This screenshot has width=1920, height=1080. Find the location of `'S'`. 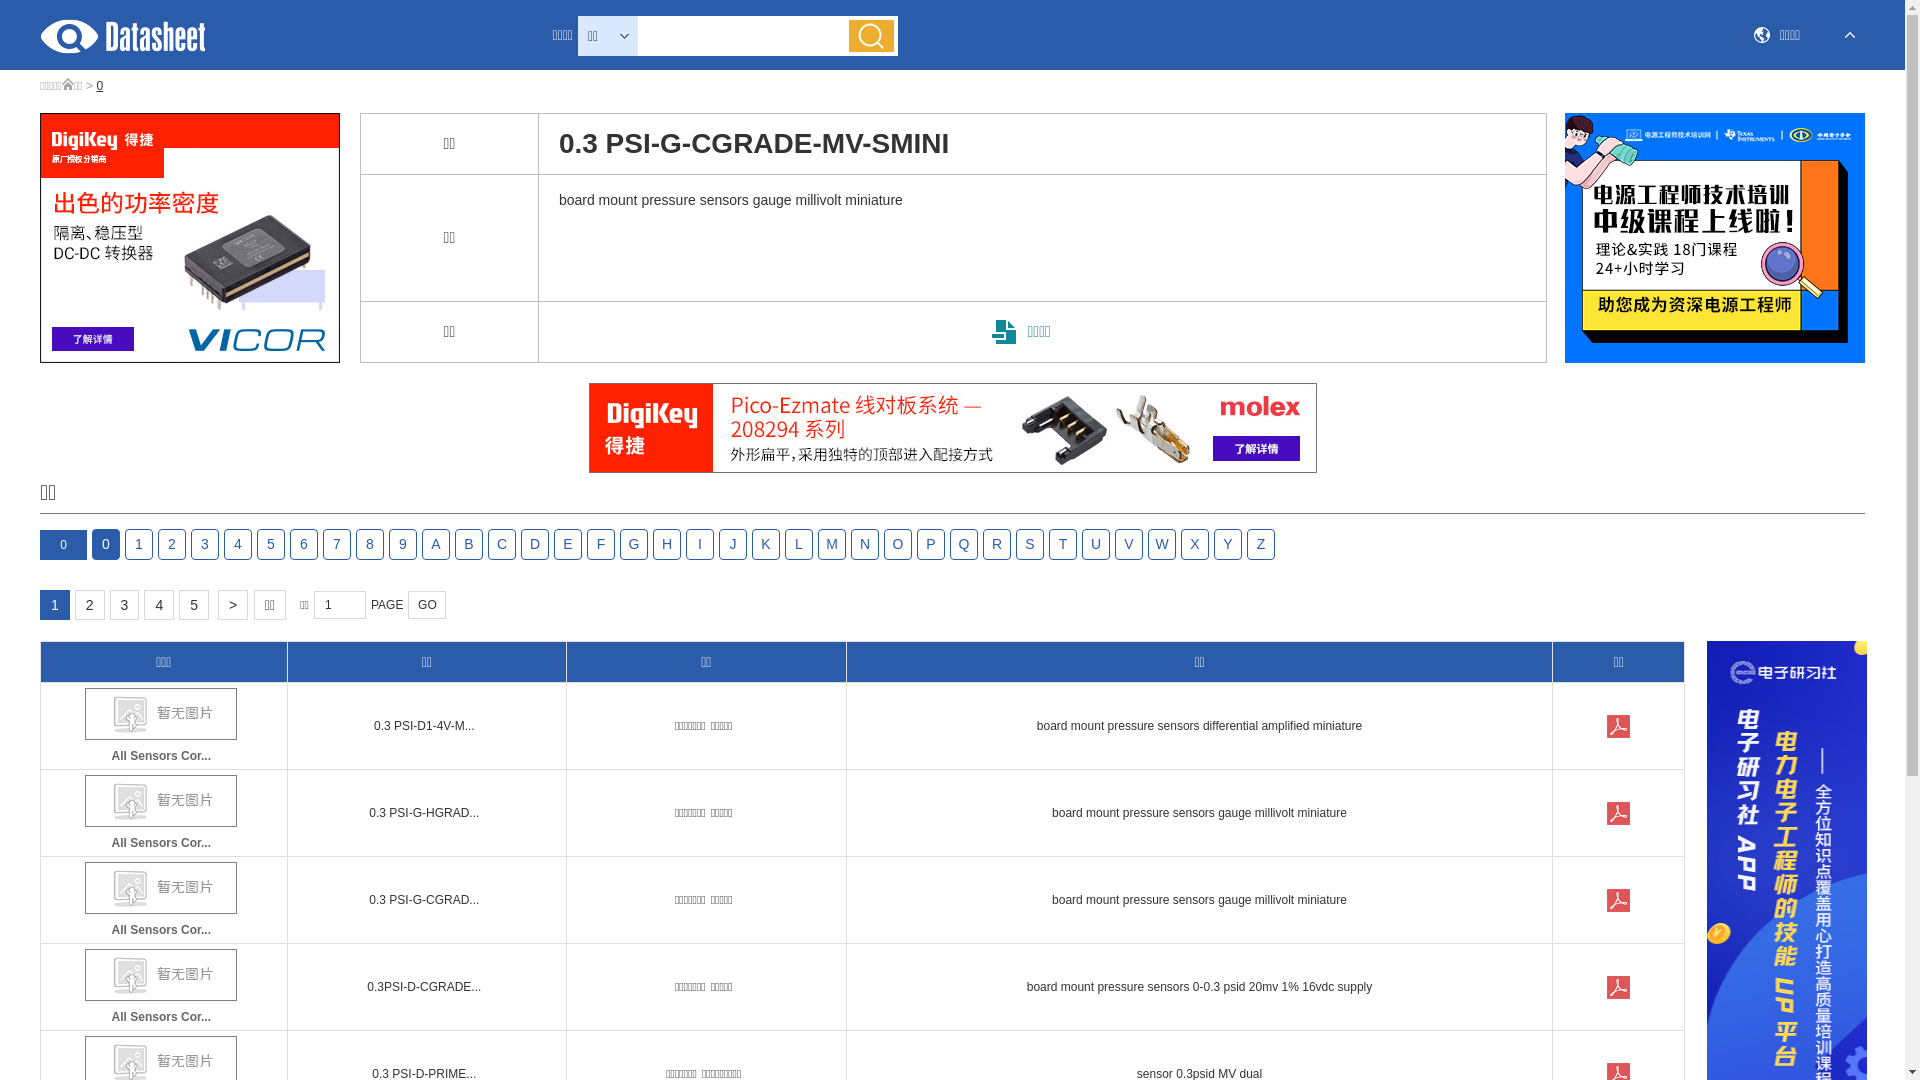

'S' is located at coordinates (1030, 544).